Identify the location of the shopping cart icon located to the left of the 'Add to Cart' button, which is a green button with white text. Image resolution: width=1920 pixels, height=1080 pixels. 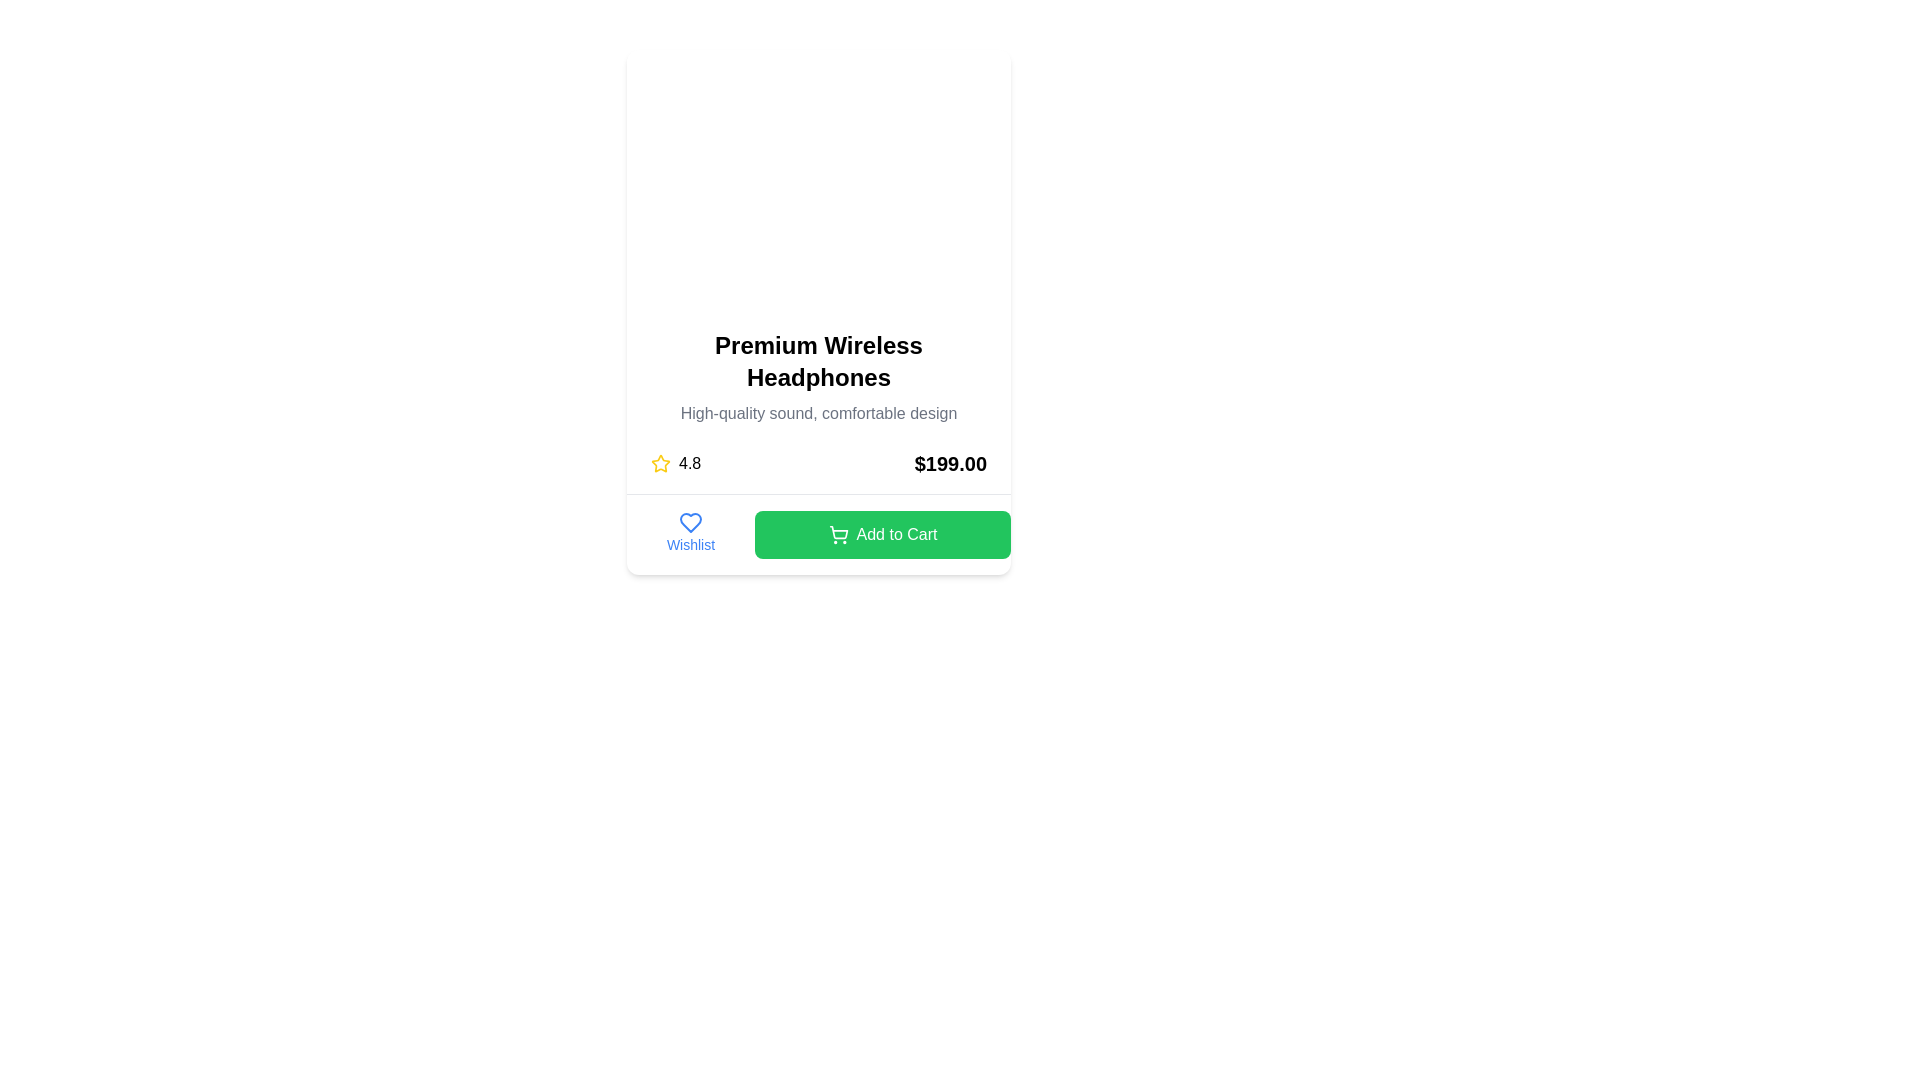
(838, 534).